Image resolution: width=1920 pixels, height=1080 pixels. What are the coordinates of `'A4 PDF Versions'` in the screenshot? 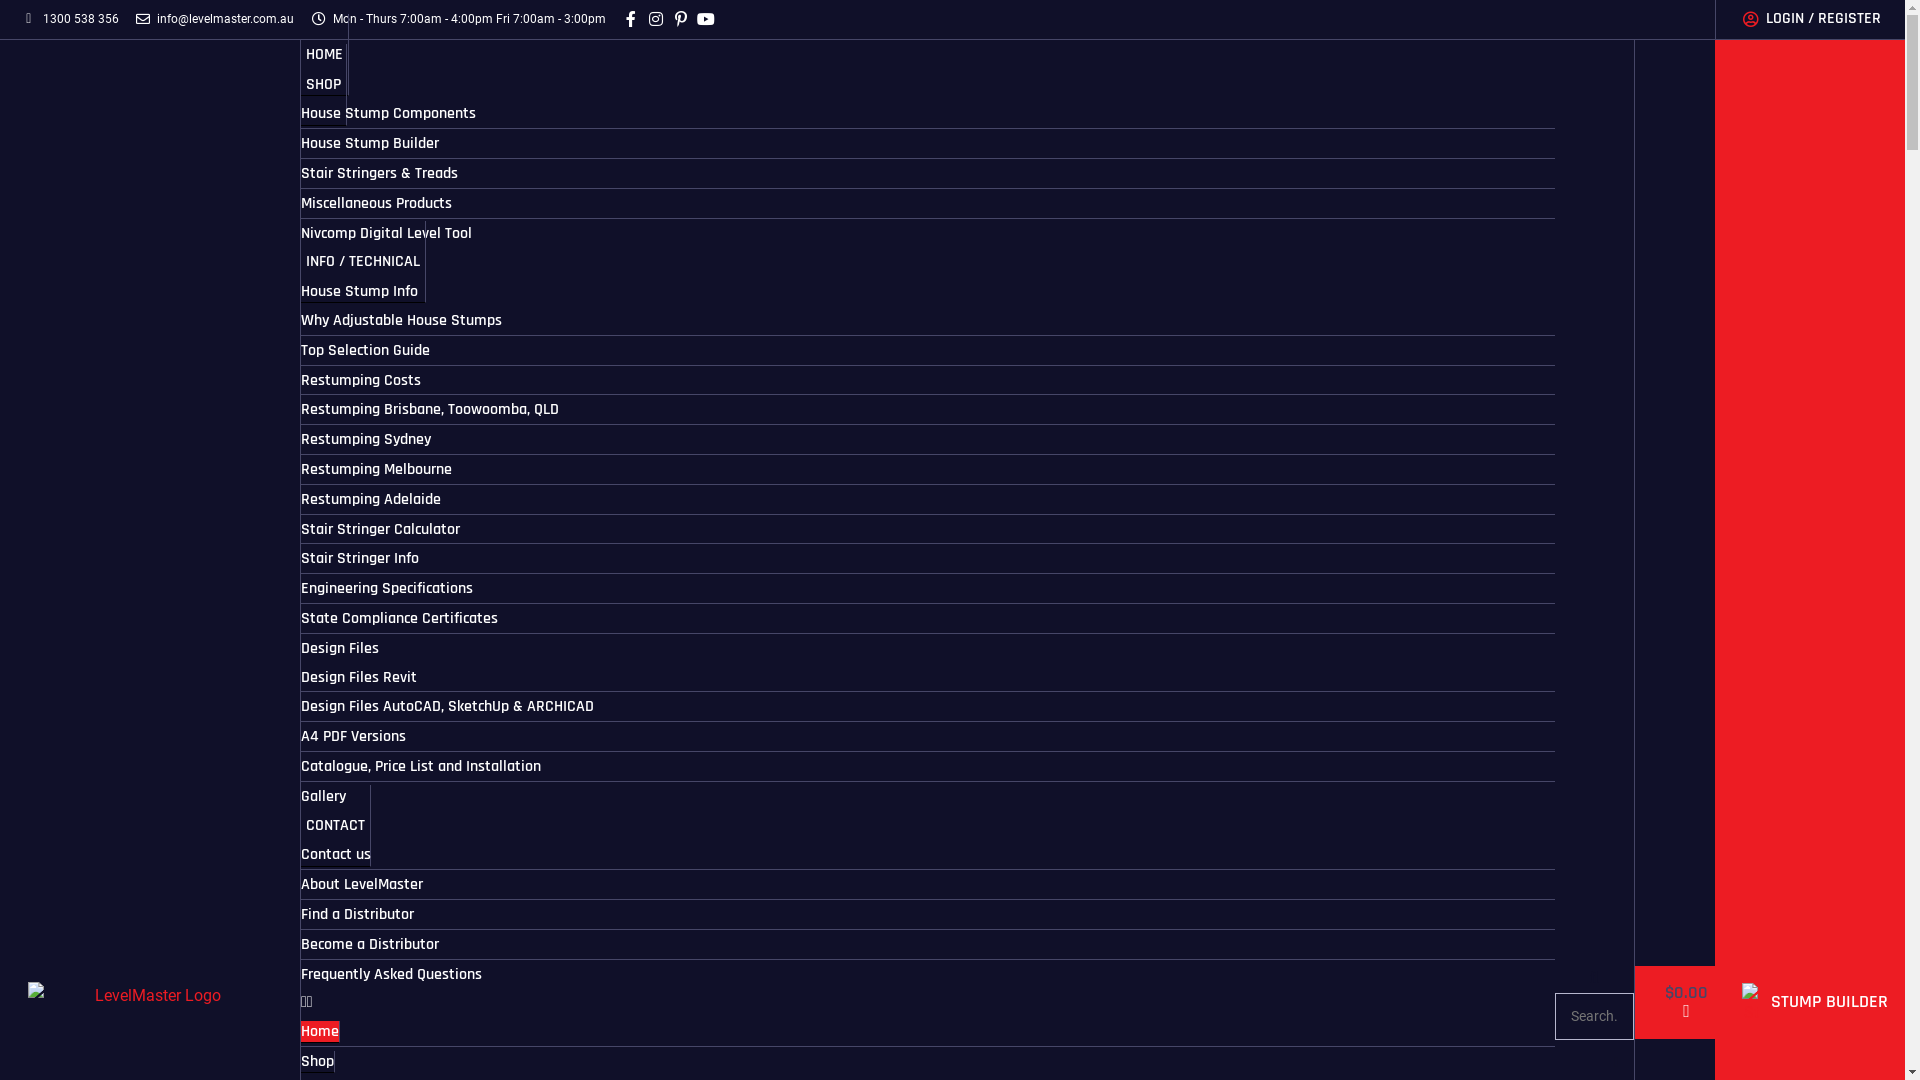 It's located at (300, 736).